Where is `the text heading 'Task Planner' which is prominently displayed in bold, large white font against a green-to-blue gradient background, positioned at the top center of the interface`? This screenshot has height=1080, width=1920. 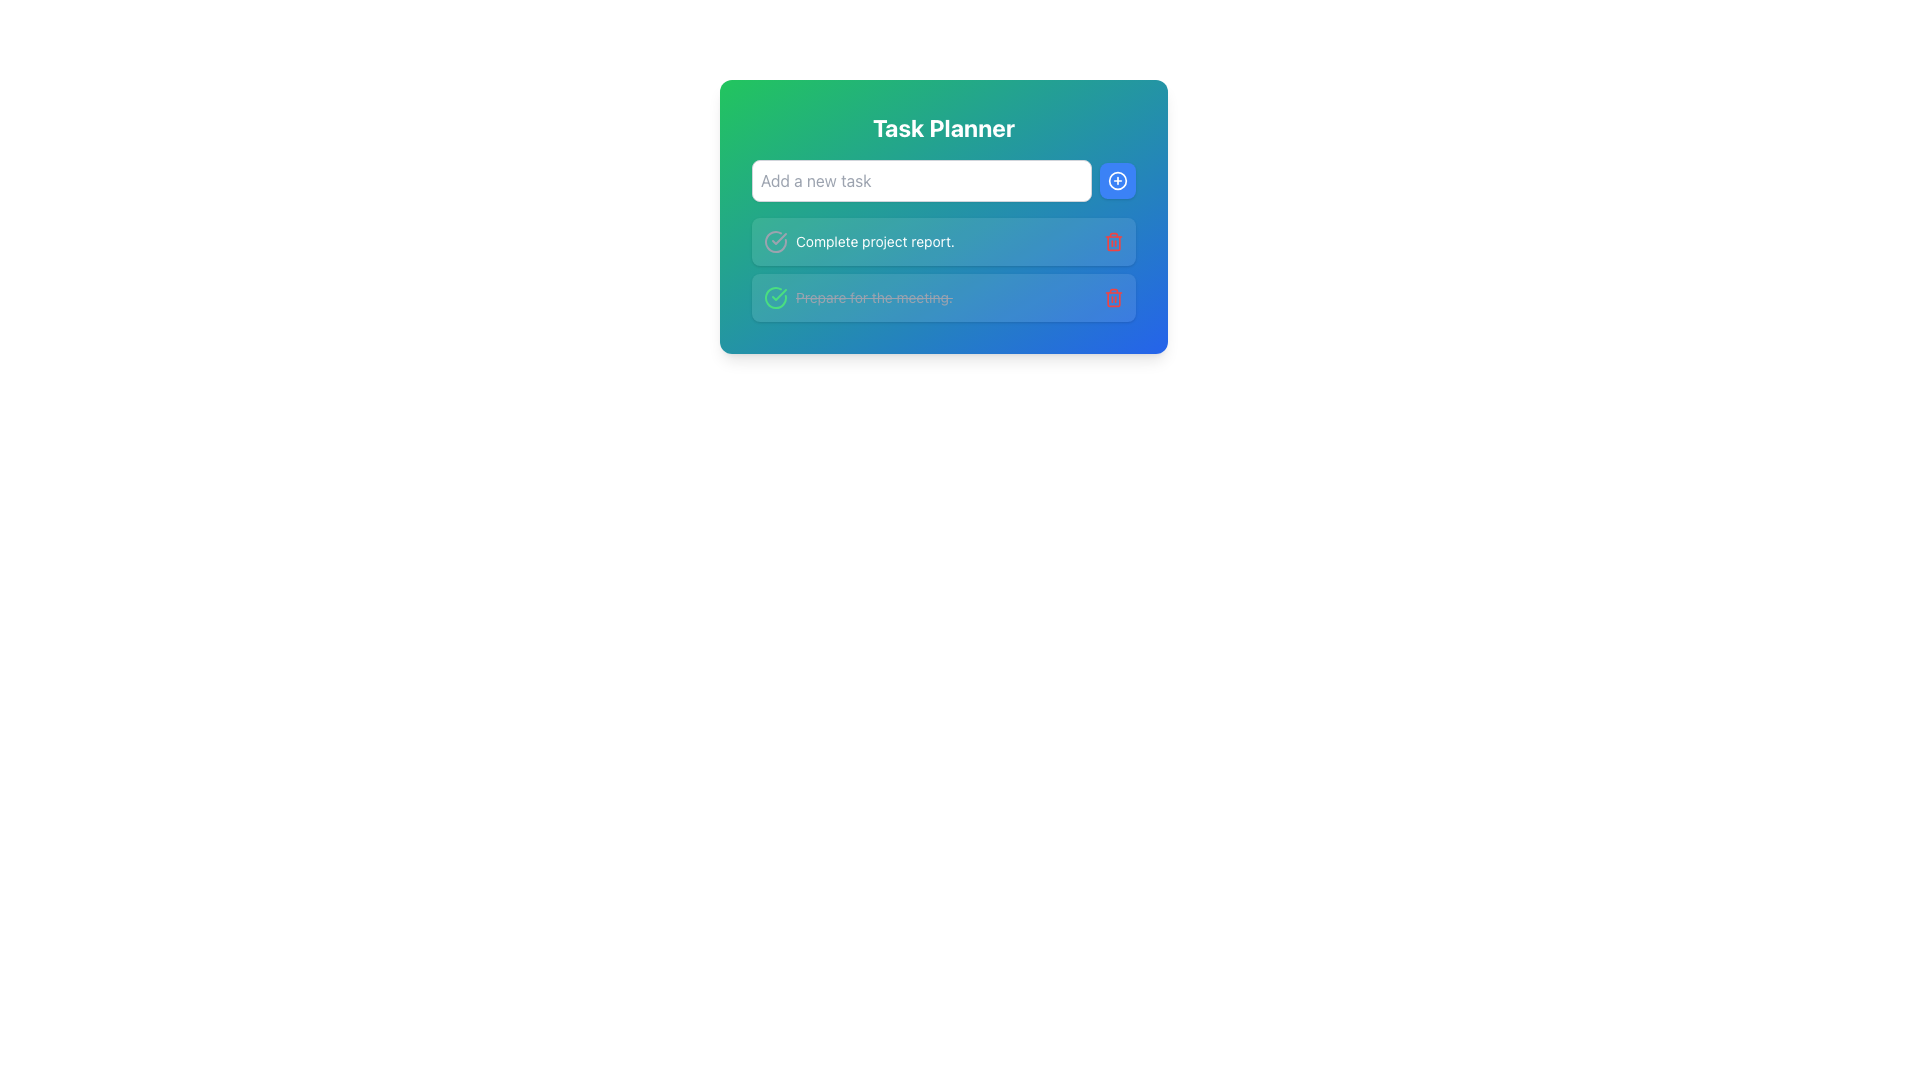
the text heading 'Task Planner' which is prominently displayed in bold, large white font against a green-to-blue gradient background, positioned at the top center of the interface is located at coordinates (943, 127).